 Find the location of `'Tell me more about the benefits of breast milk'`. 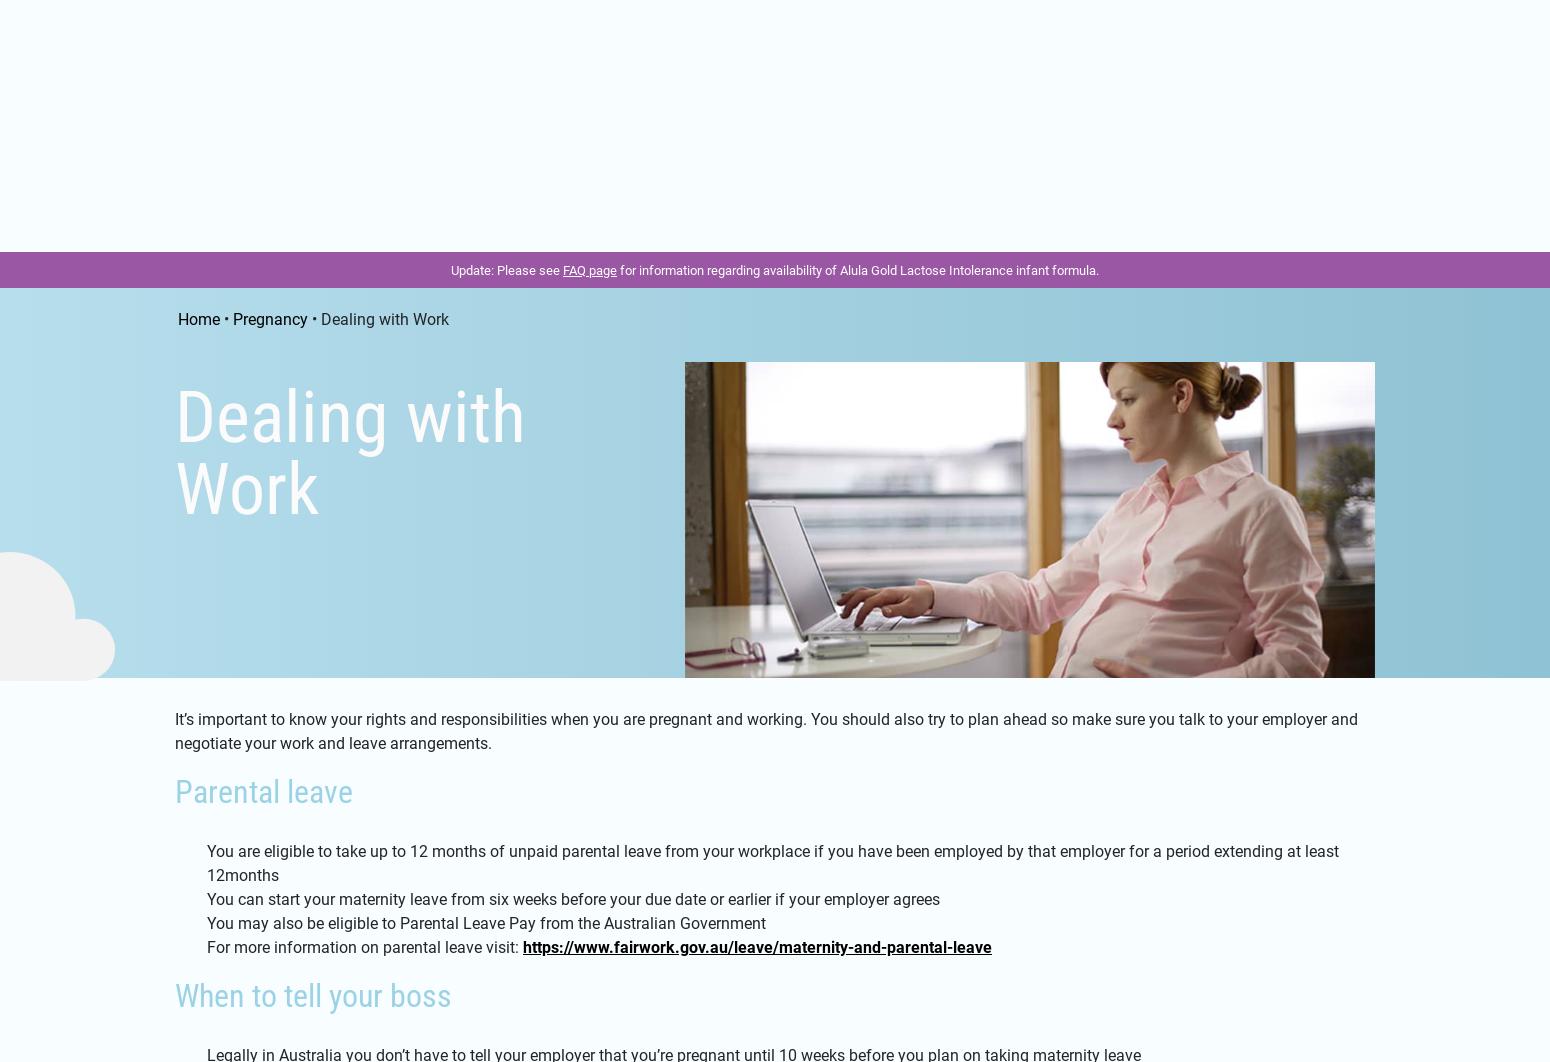

'Tell me more about the benefits of breast milk' is located at coordinates (774, 912).